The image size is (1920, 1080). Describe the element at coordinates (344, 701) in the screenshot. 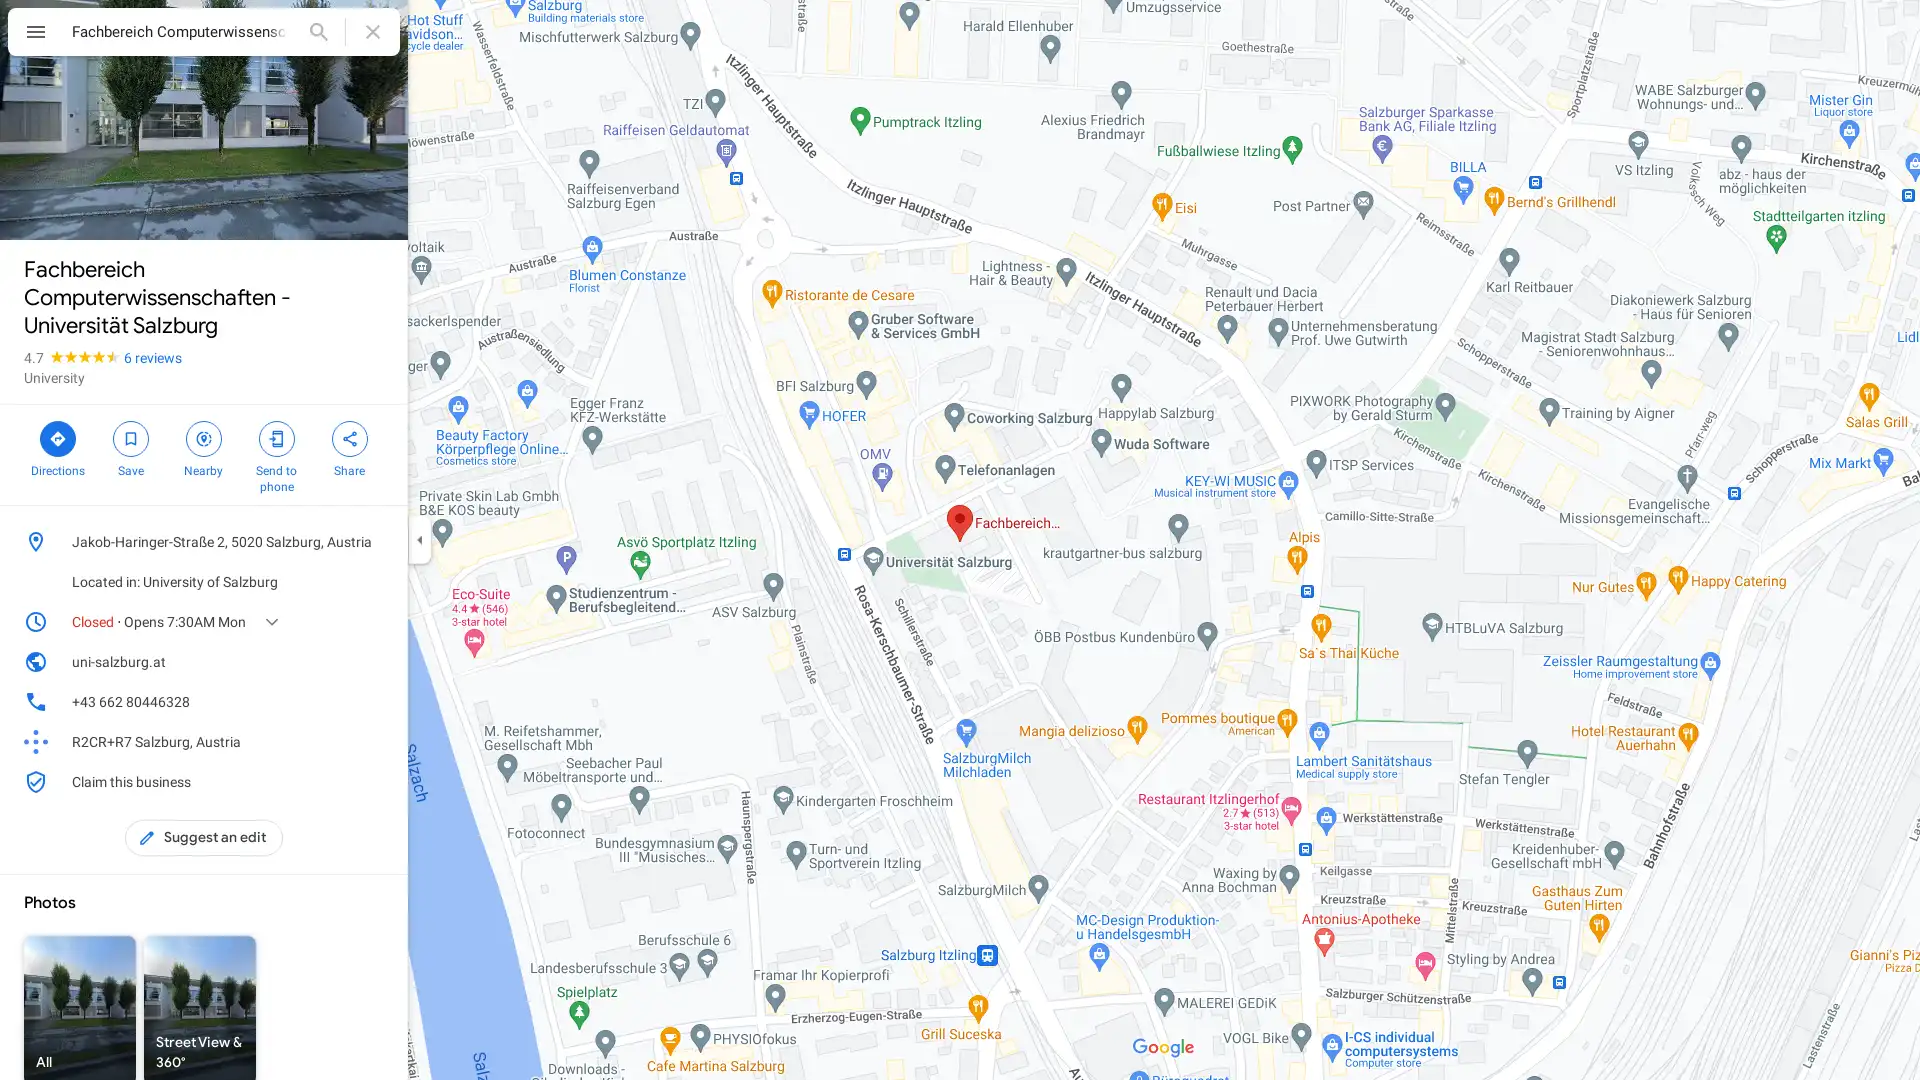

I see `Copy phone number` at that location.